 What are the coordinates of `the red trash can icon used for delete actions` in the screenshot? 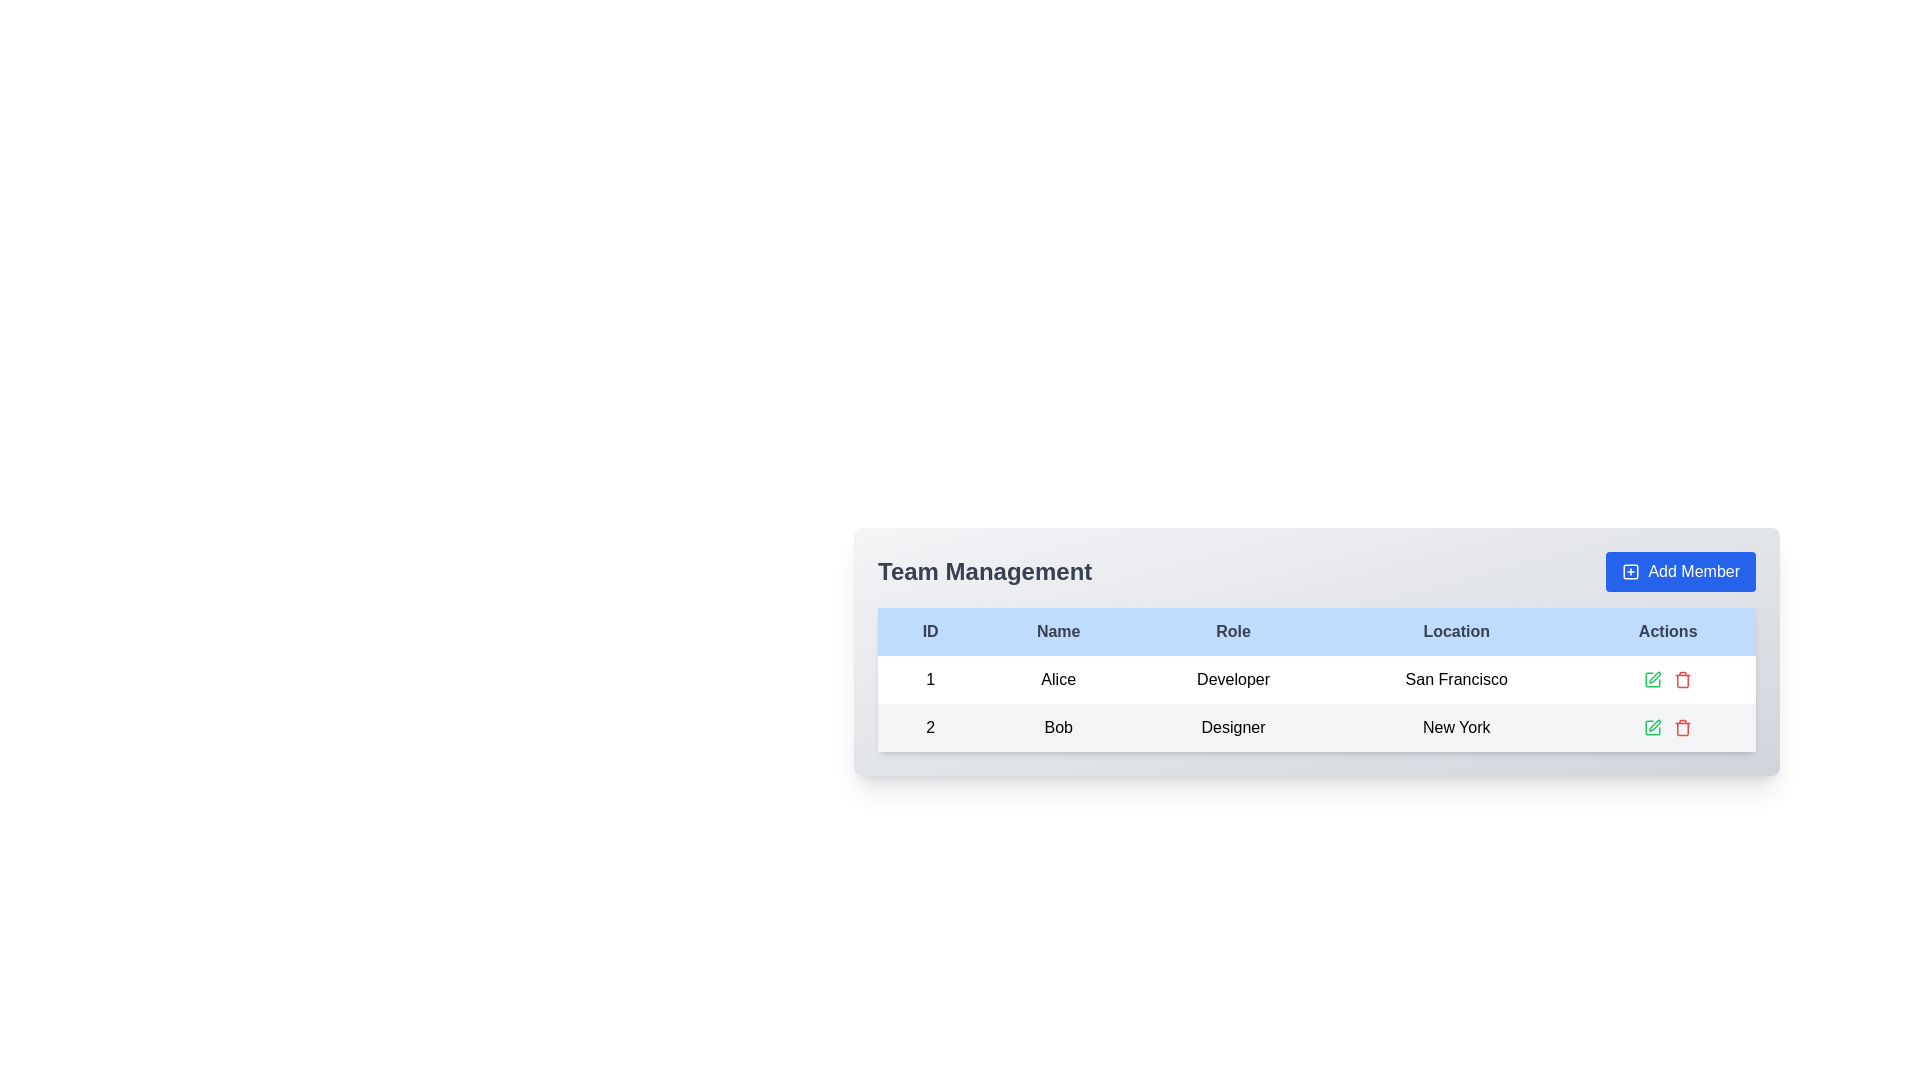 It's located at (1682, 728).